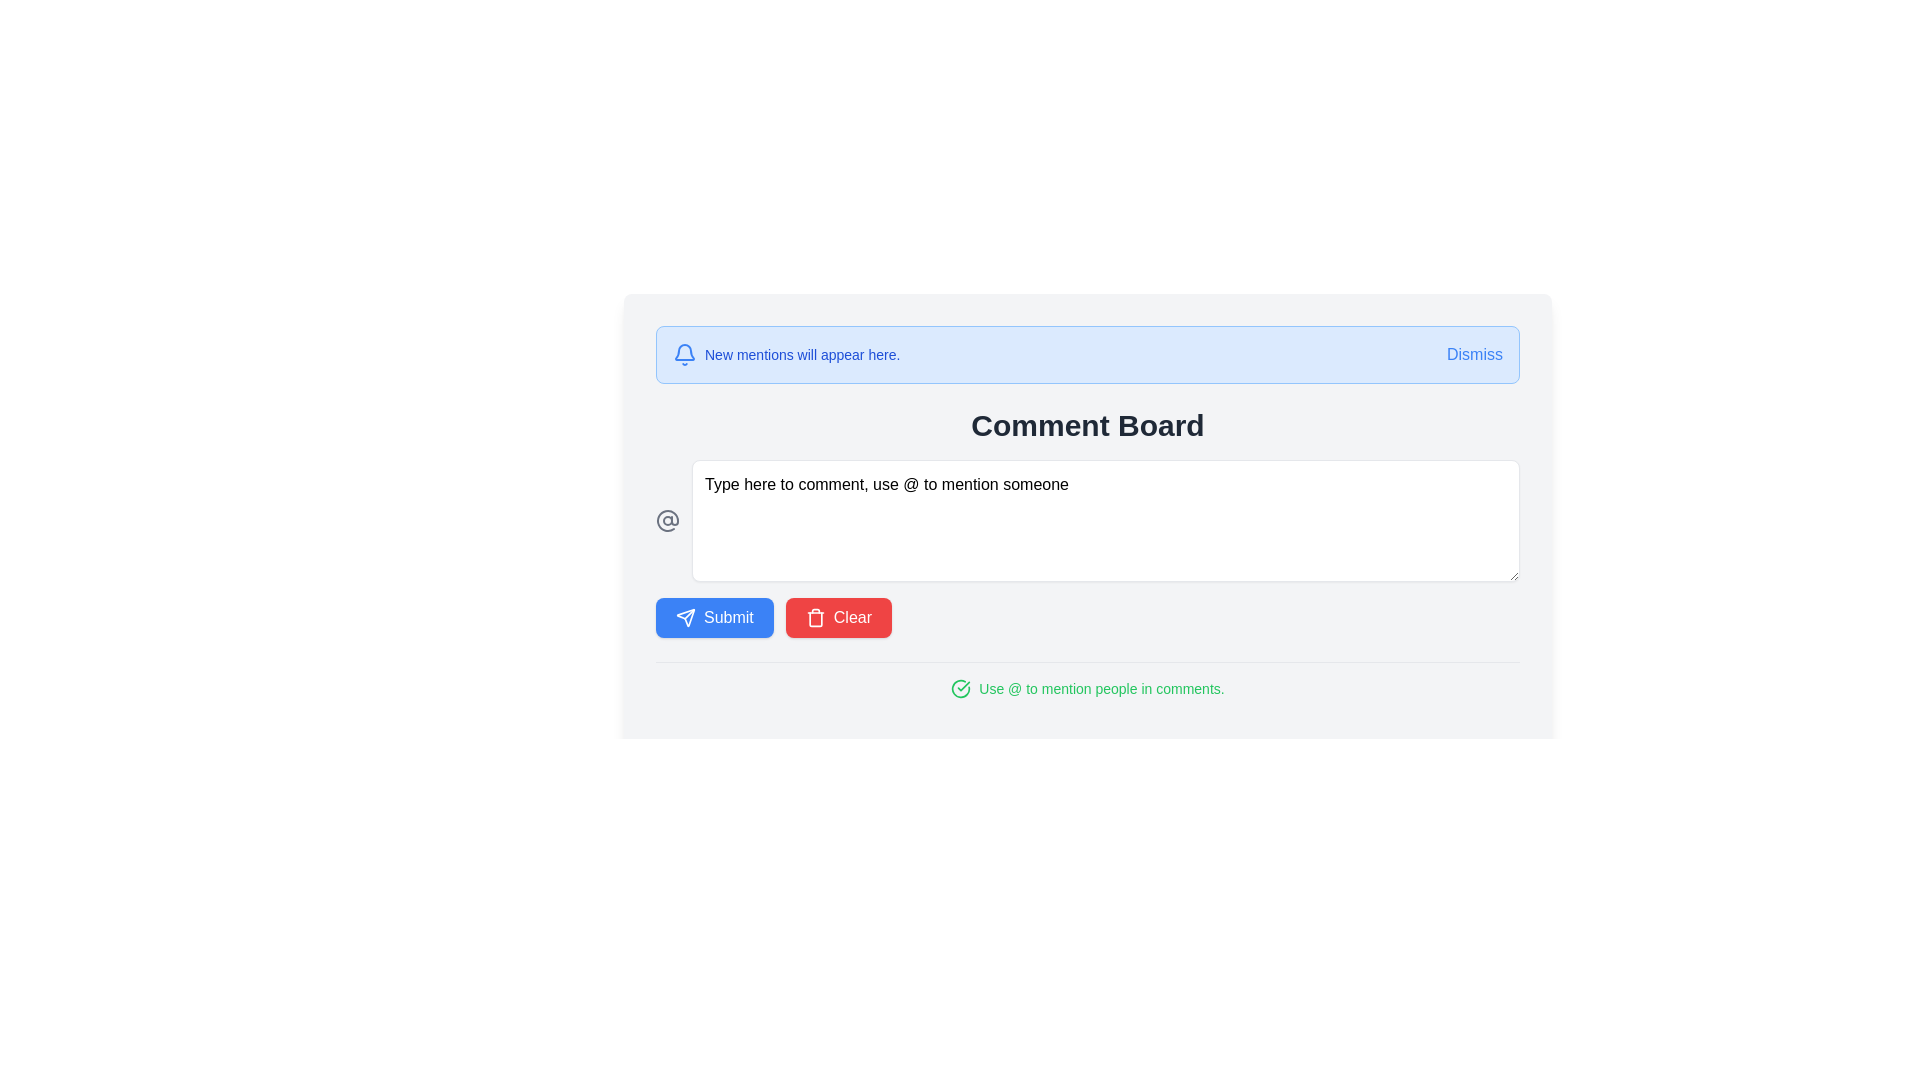 This screenshot has width=1920, height=1080. Describe the element at coordinates (686, 616) in the screenshot. I see `the blue triangular paper airplane icon located to the left of the 'Submit' text within the rounded blue 'Submit' button` at that location.